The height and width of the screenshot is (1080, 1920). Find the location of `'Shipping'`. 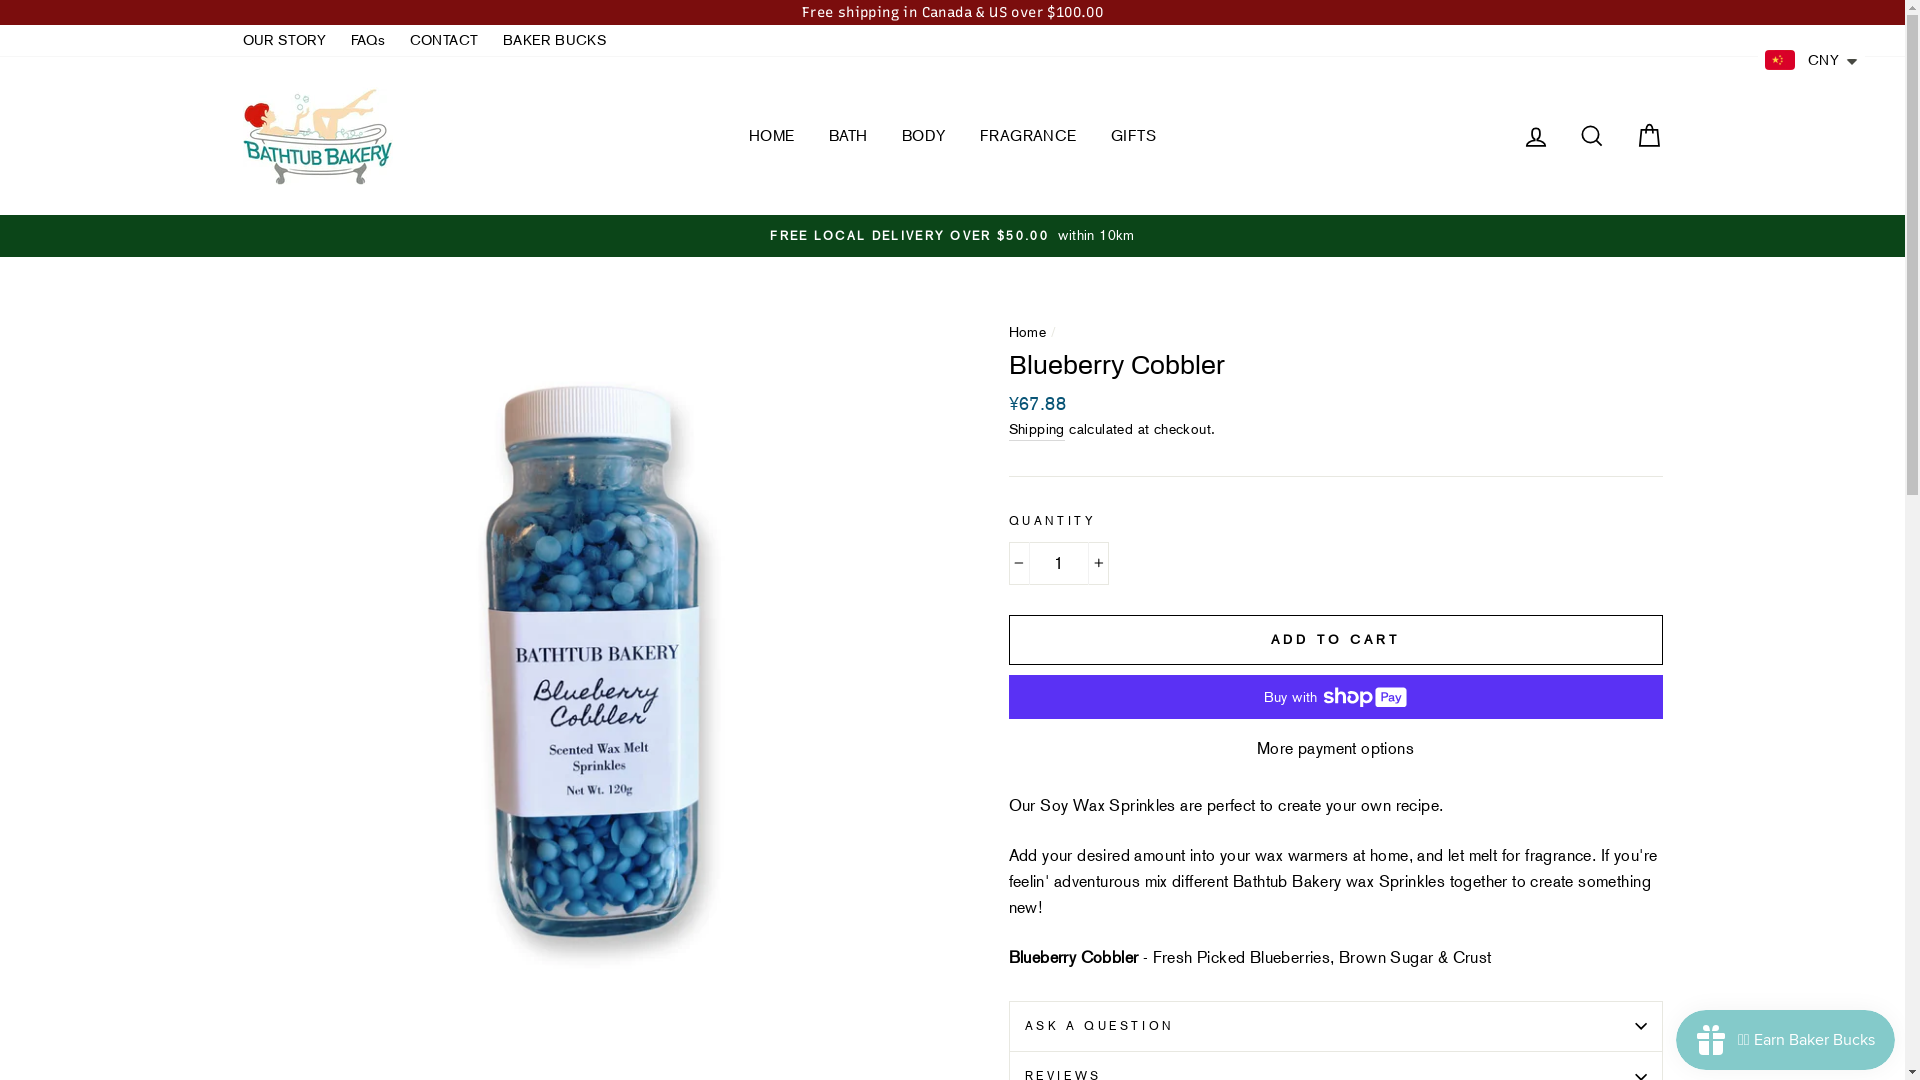

'Shipping' is located at coordinates (1008, 429).